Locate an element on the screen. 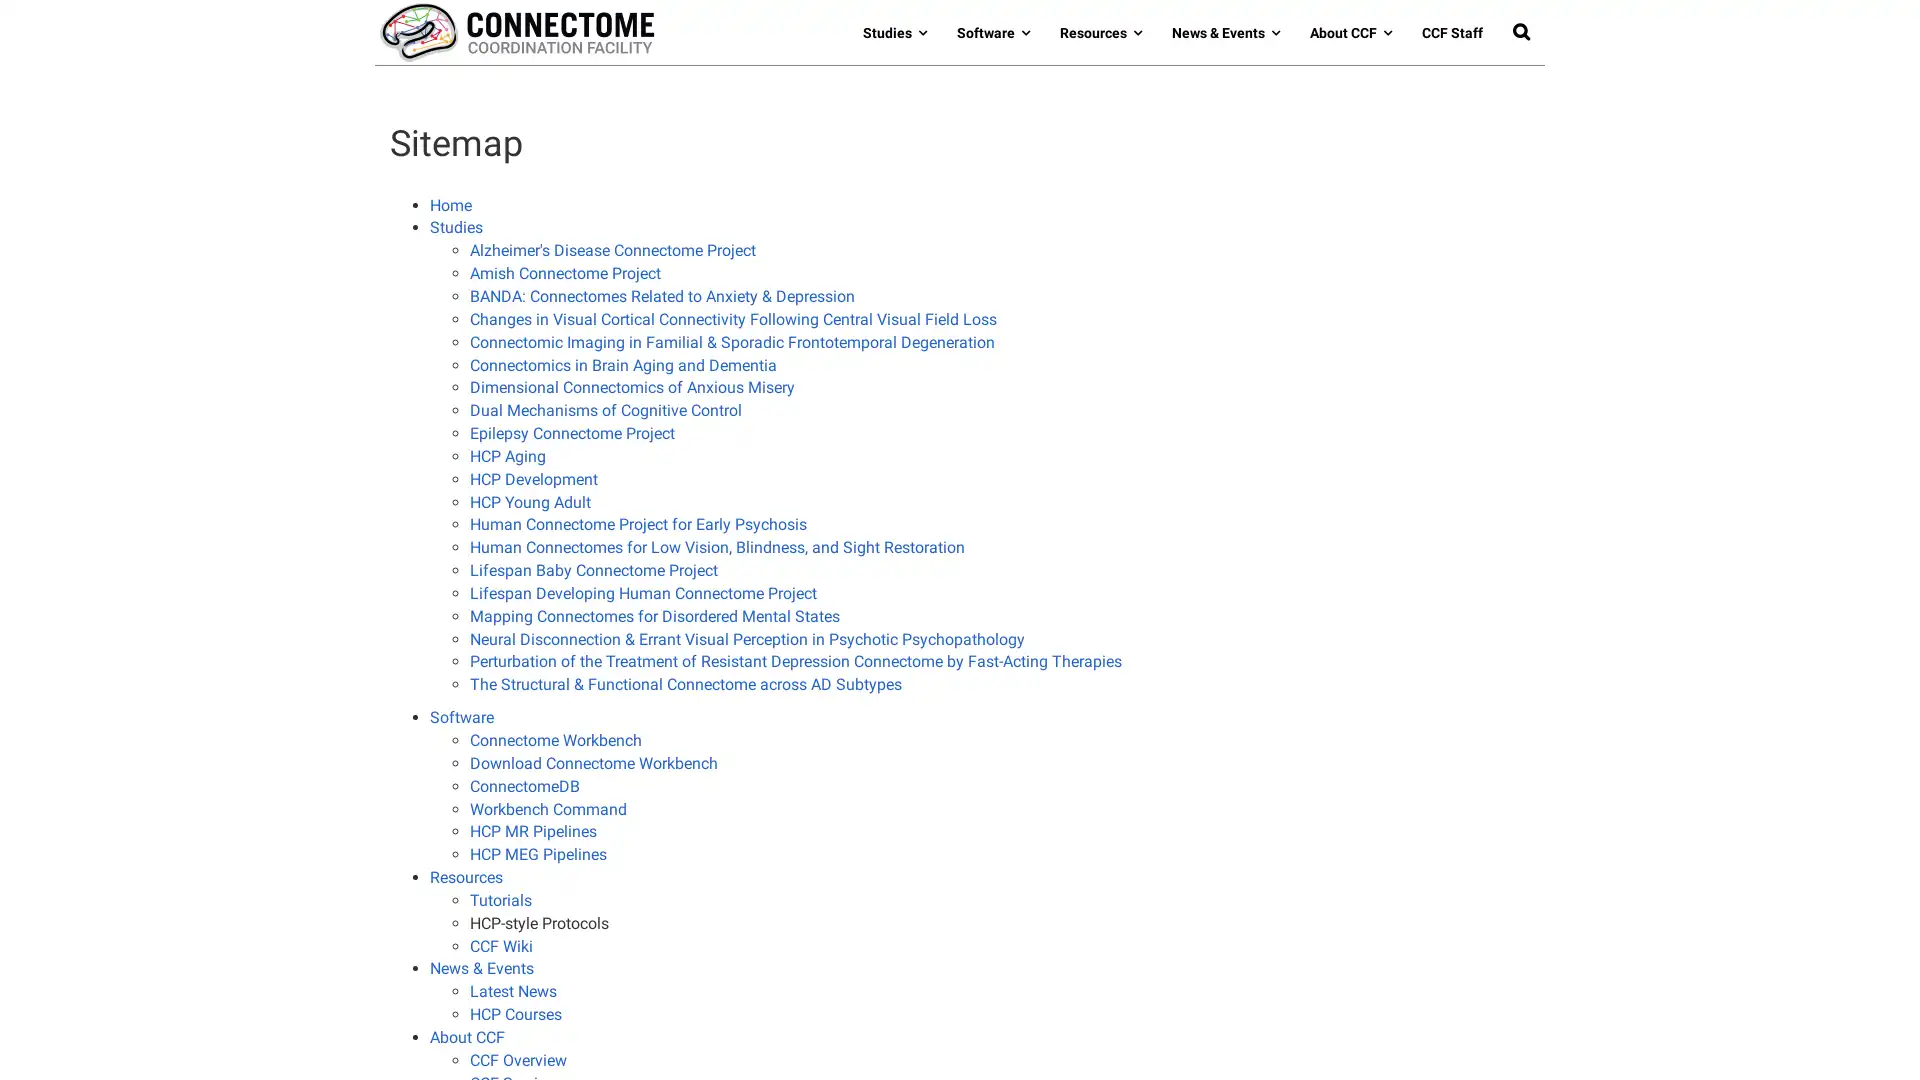 The height and width of the screenshot is (1080, 1920). Studies is located at coordinates (893, 38).